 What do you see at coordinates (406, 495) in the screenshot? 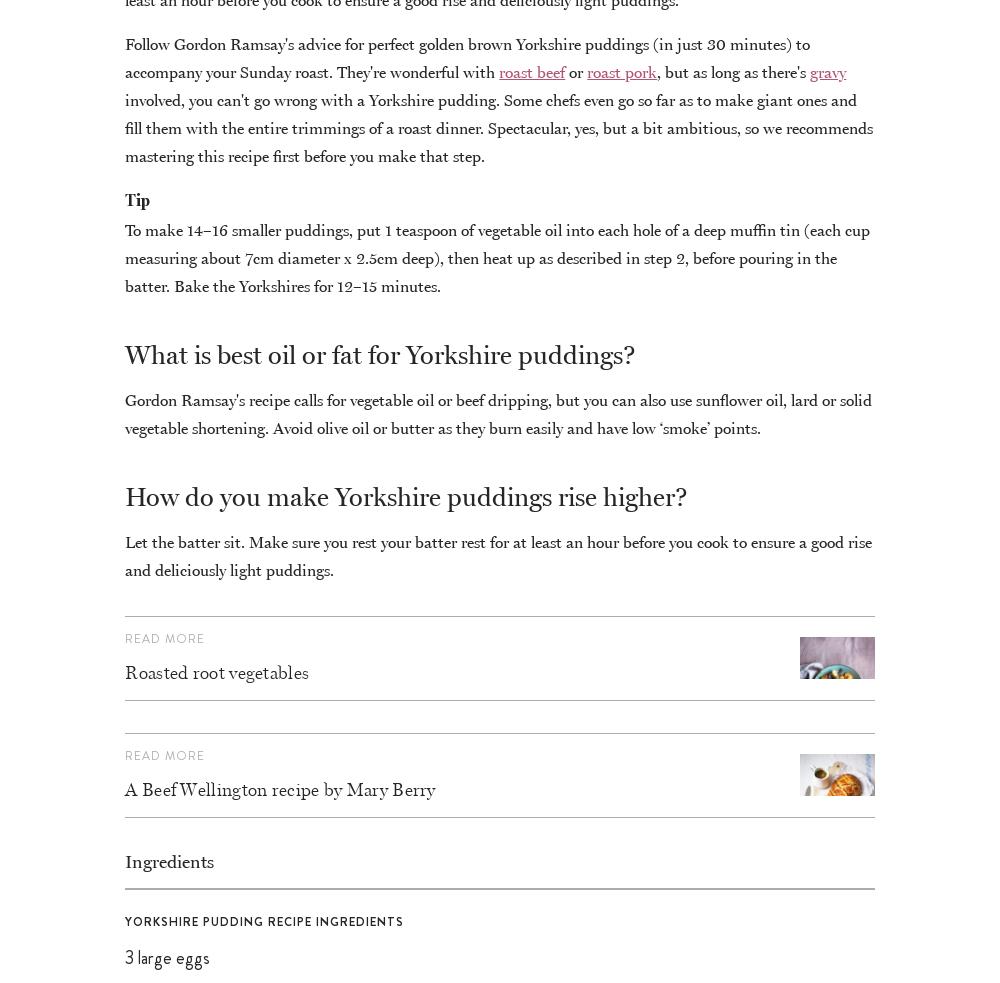
I see `'How do you make Yorkshire puddings rise higher?'` at bounding box center [406, 495].